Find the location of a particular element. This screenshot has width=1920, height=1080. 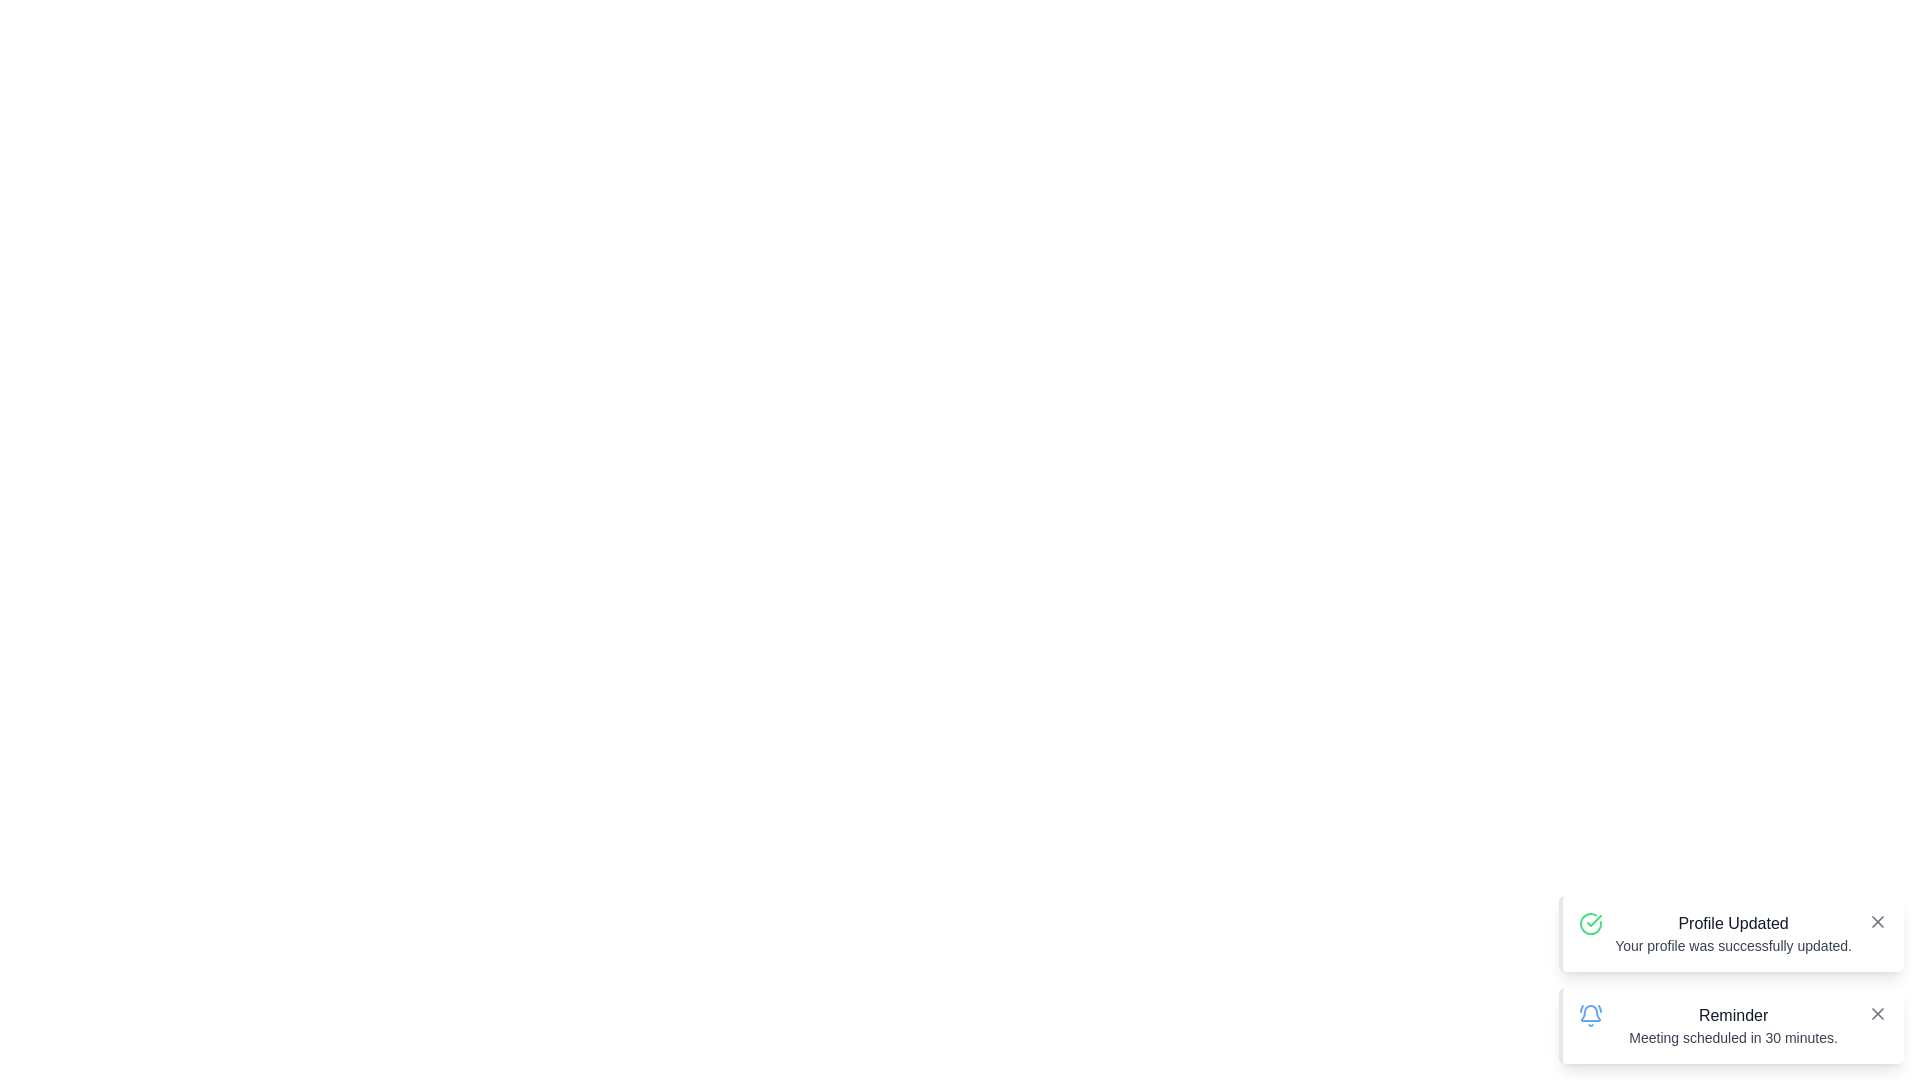

the heading text that indicates the user's profile has been updated, located in the bottom-right area of the interface is located at coordinates (1732, 924).